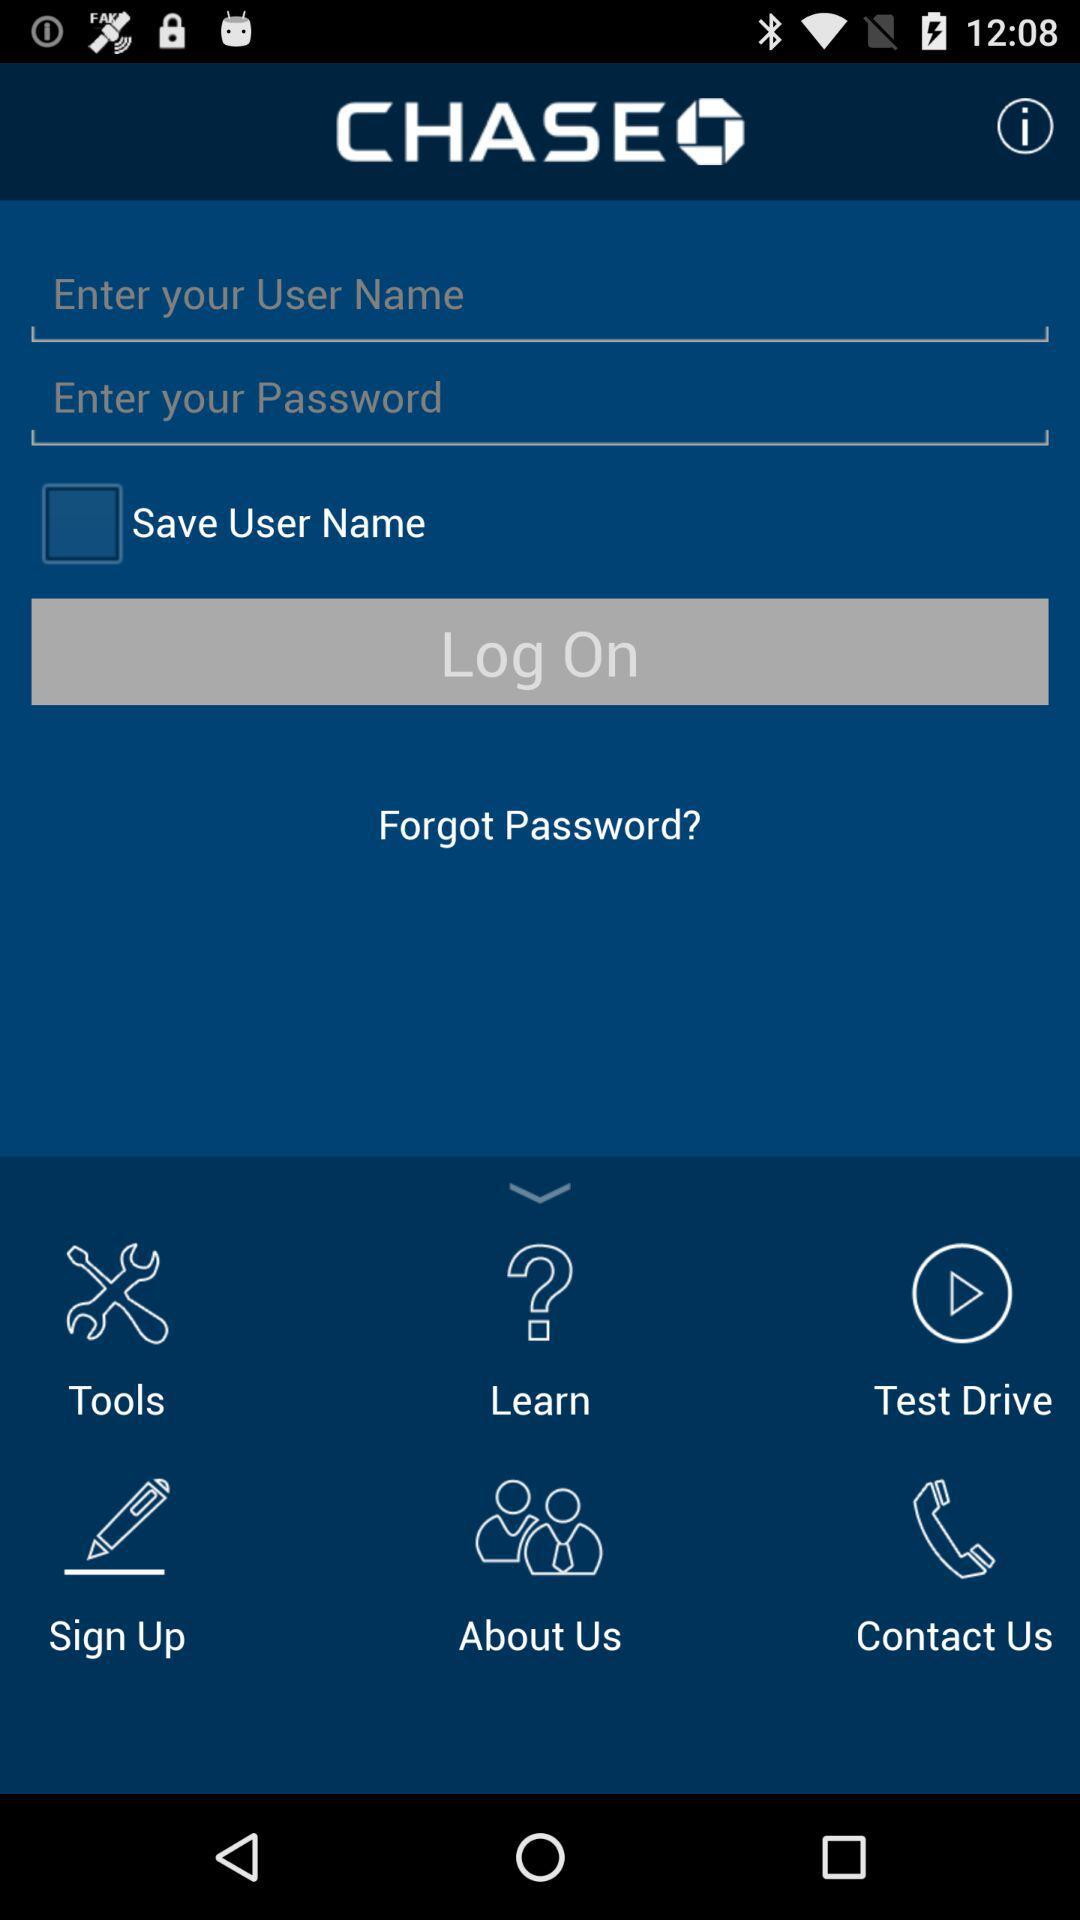 The image size is (1080, 1920). I want to click on the icon next to the learn icon, so click(962, 1327).